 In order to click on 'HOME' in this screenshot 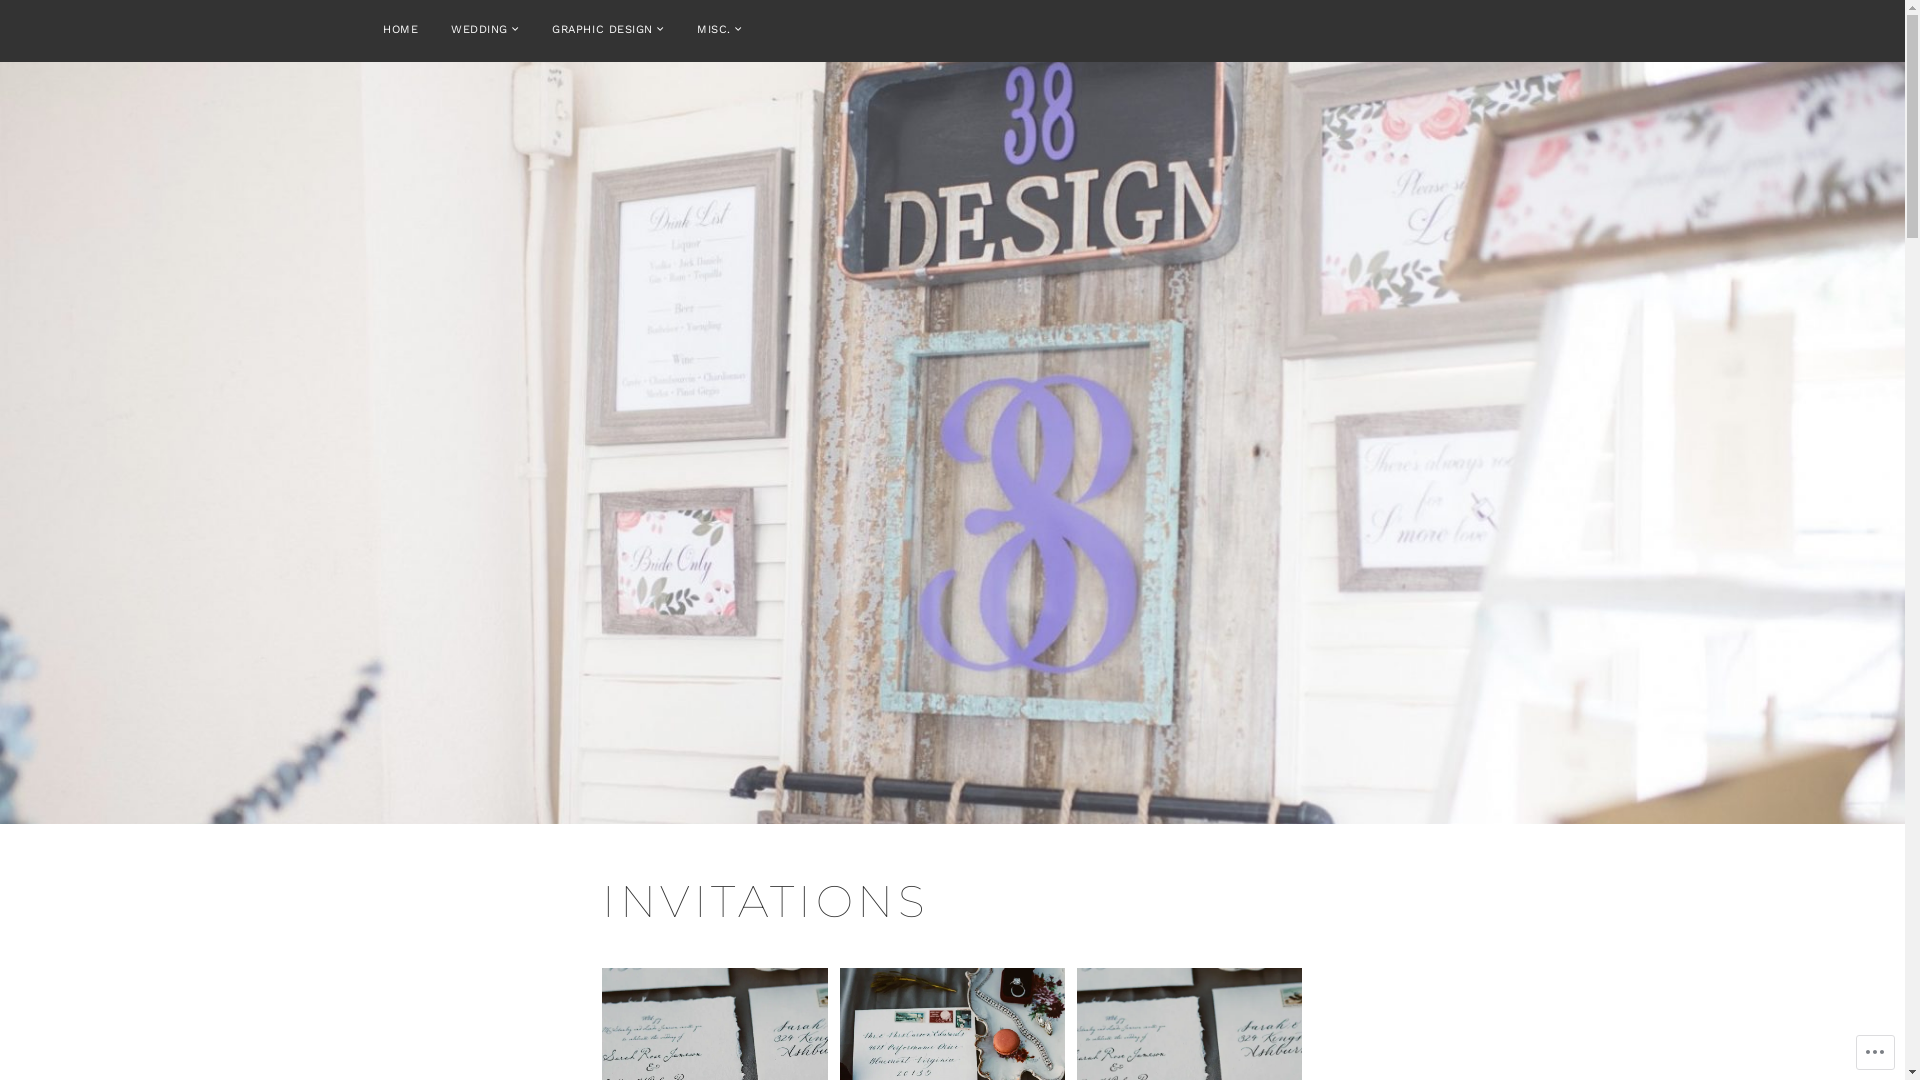, I will do `click(400, 30)`.